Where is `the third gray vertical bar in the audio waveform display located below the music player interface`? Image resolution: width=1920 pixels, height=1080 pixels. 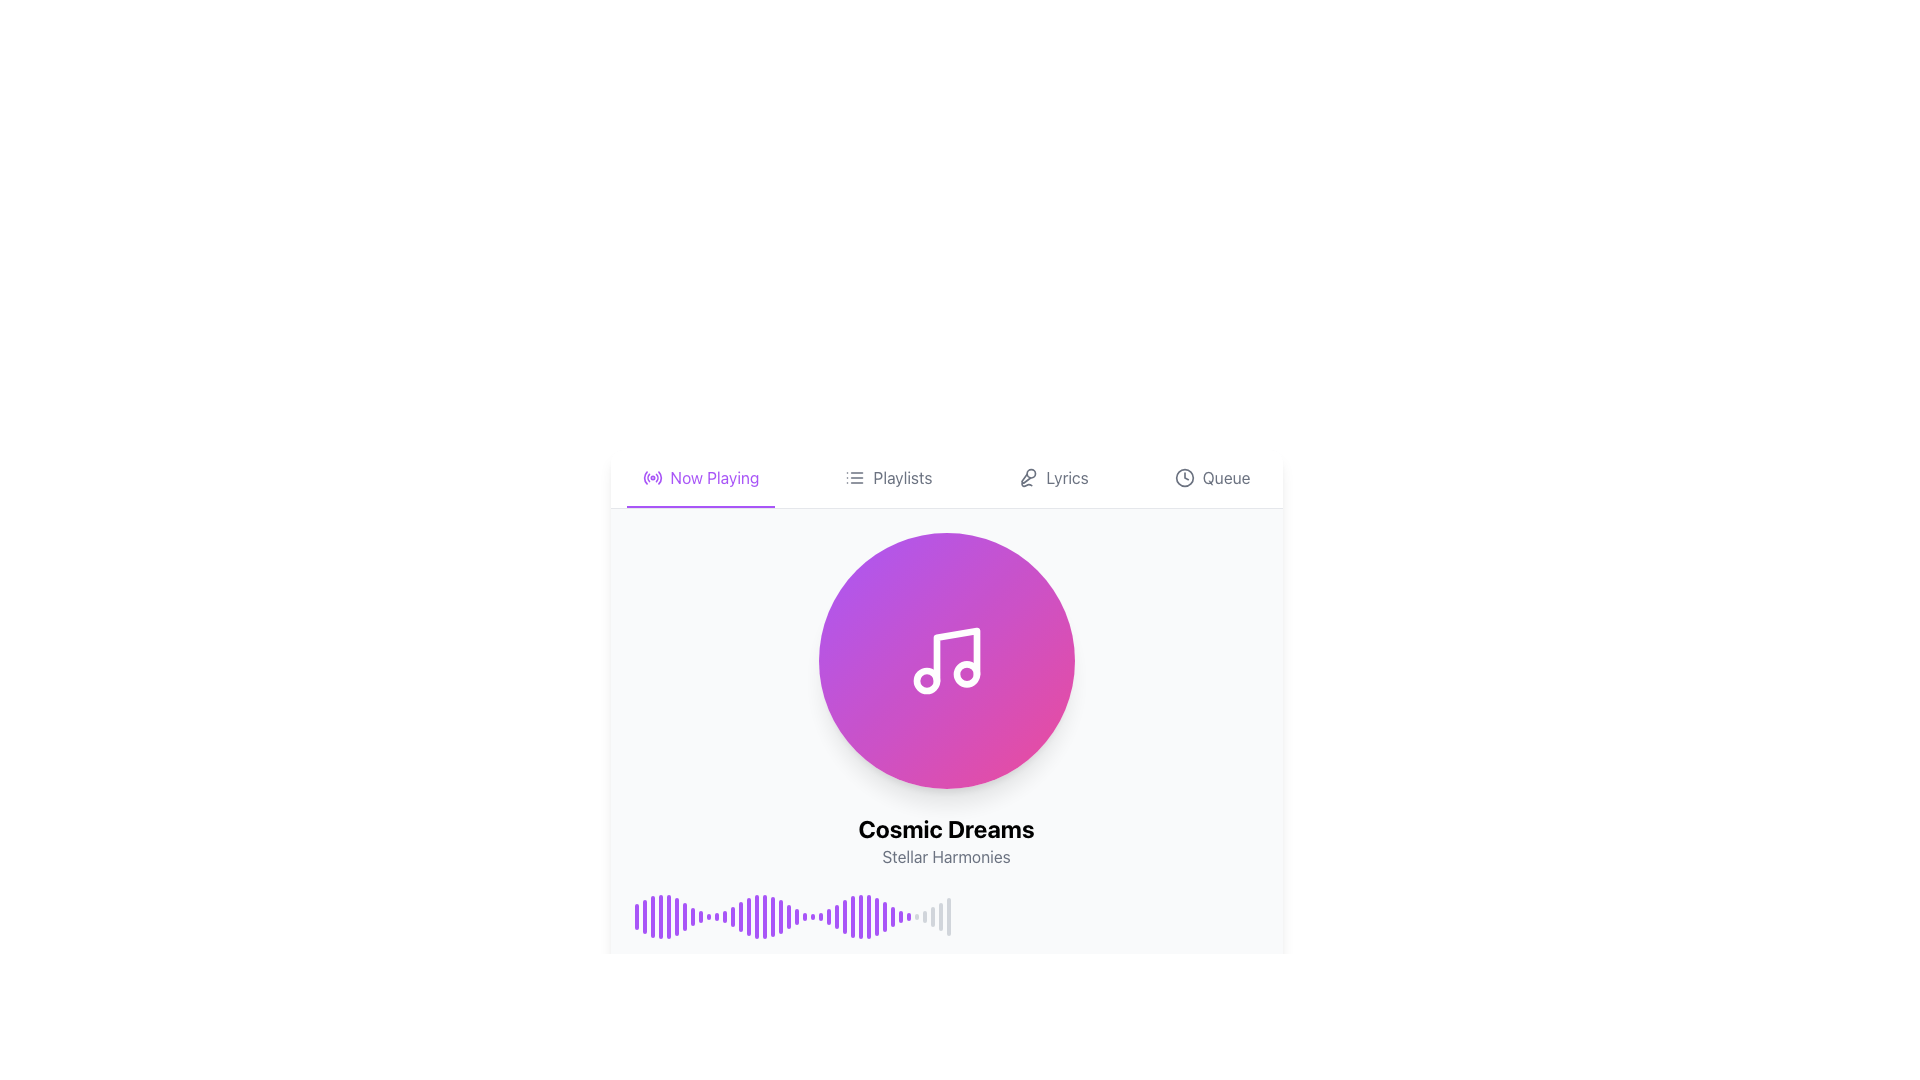
the third gray vertical bar in the audio waveform display located below the music player interface is located at coordinates (931, 917).